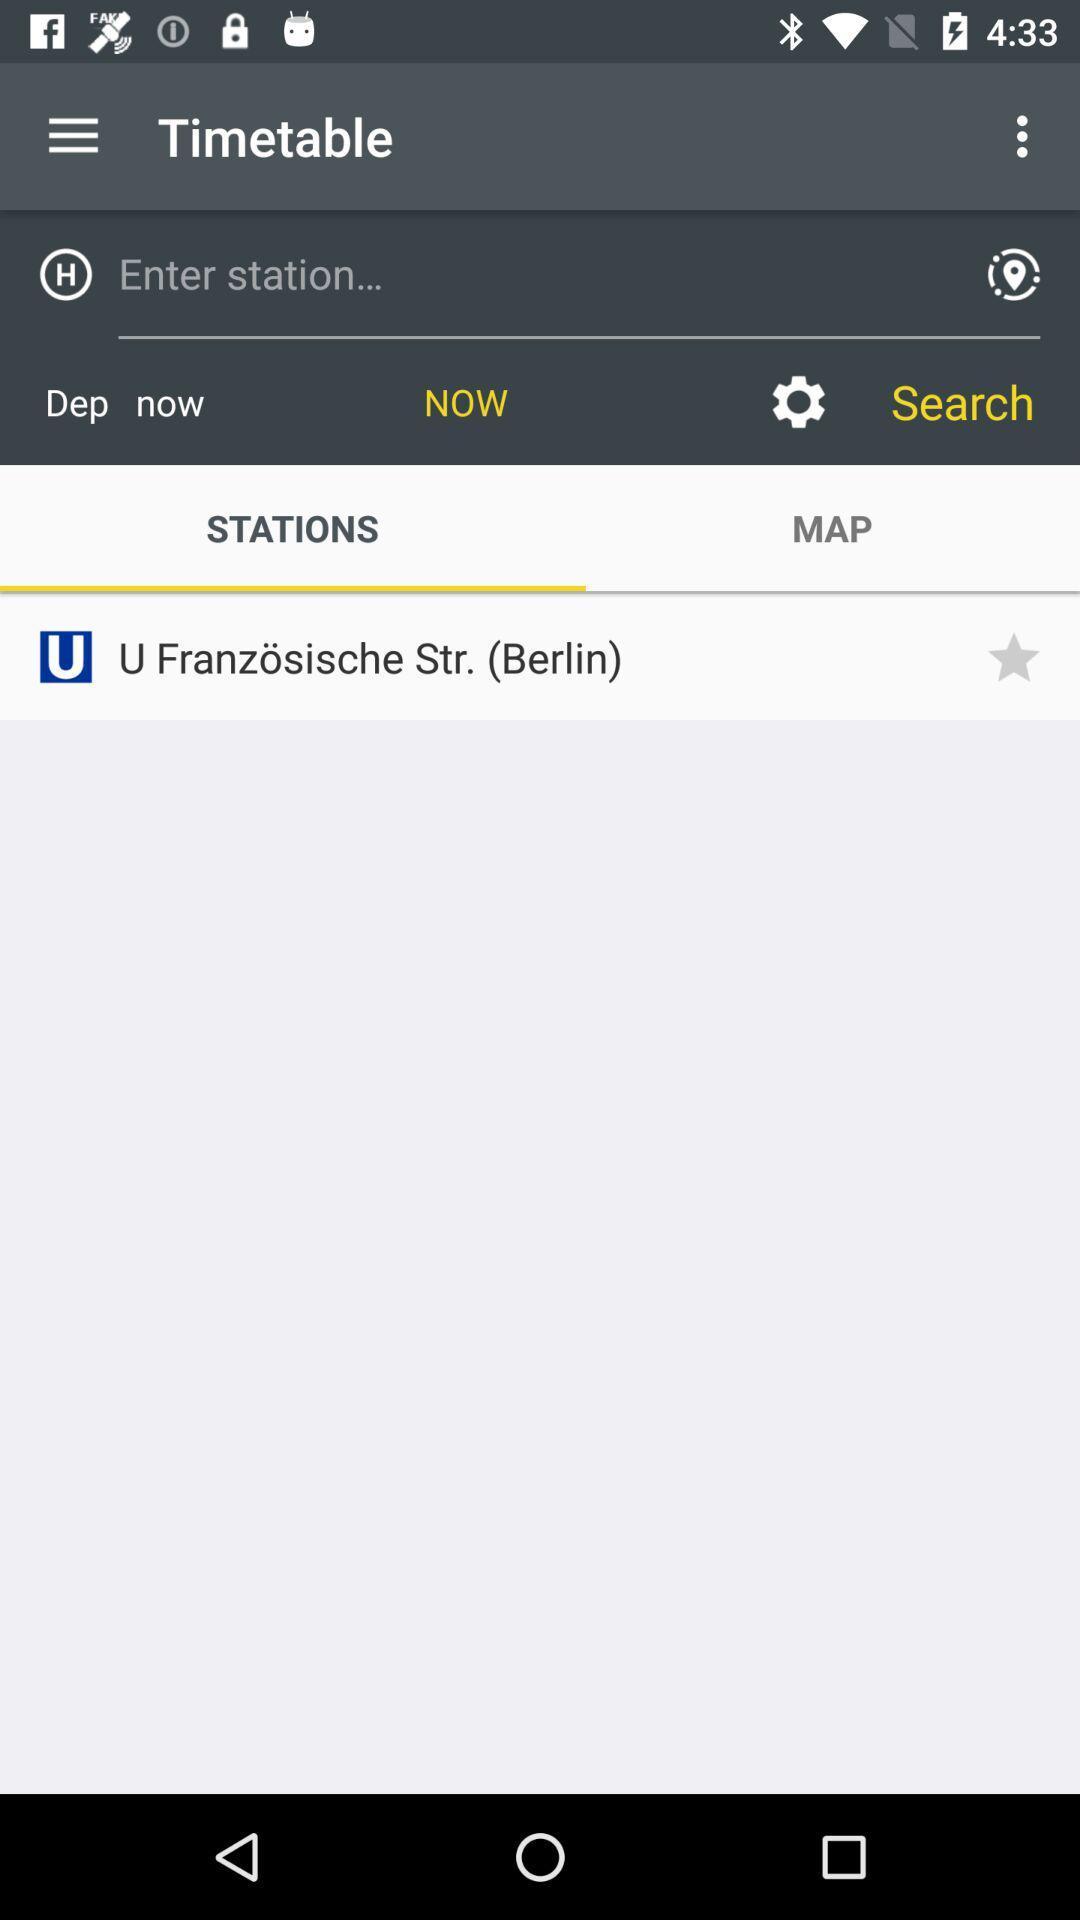 This screenshot has width=1080, height=1920. I want to click on app next to the timetable app, so click(72, 135).